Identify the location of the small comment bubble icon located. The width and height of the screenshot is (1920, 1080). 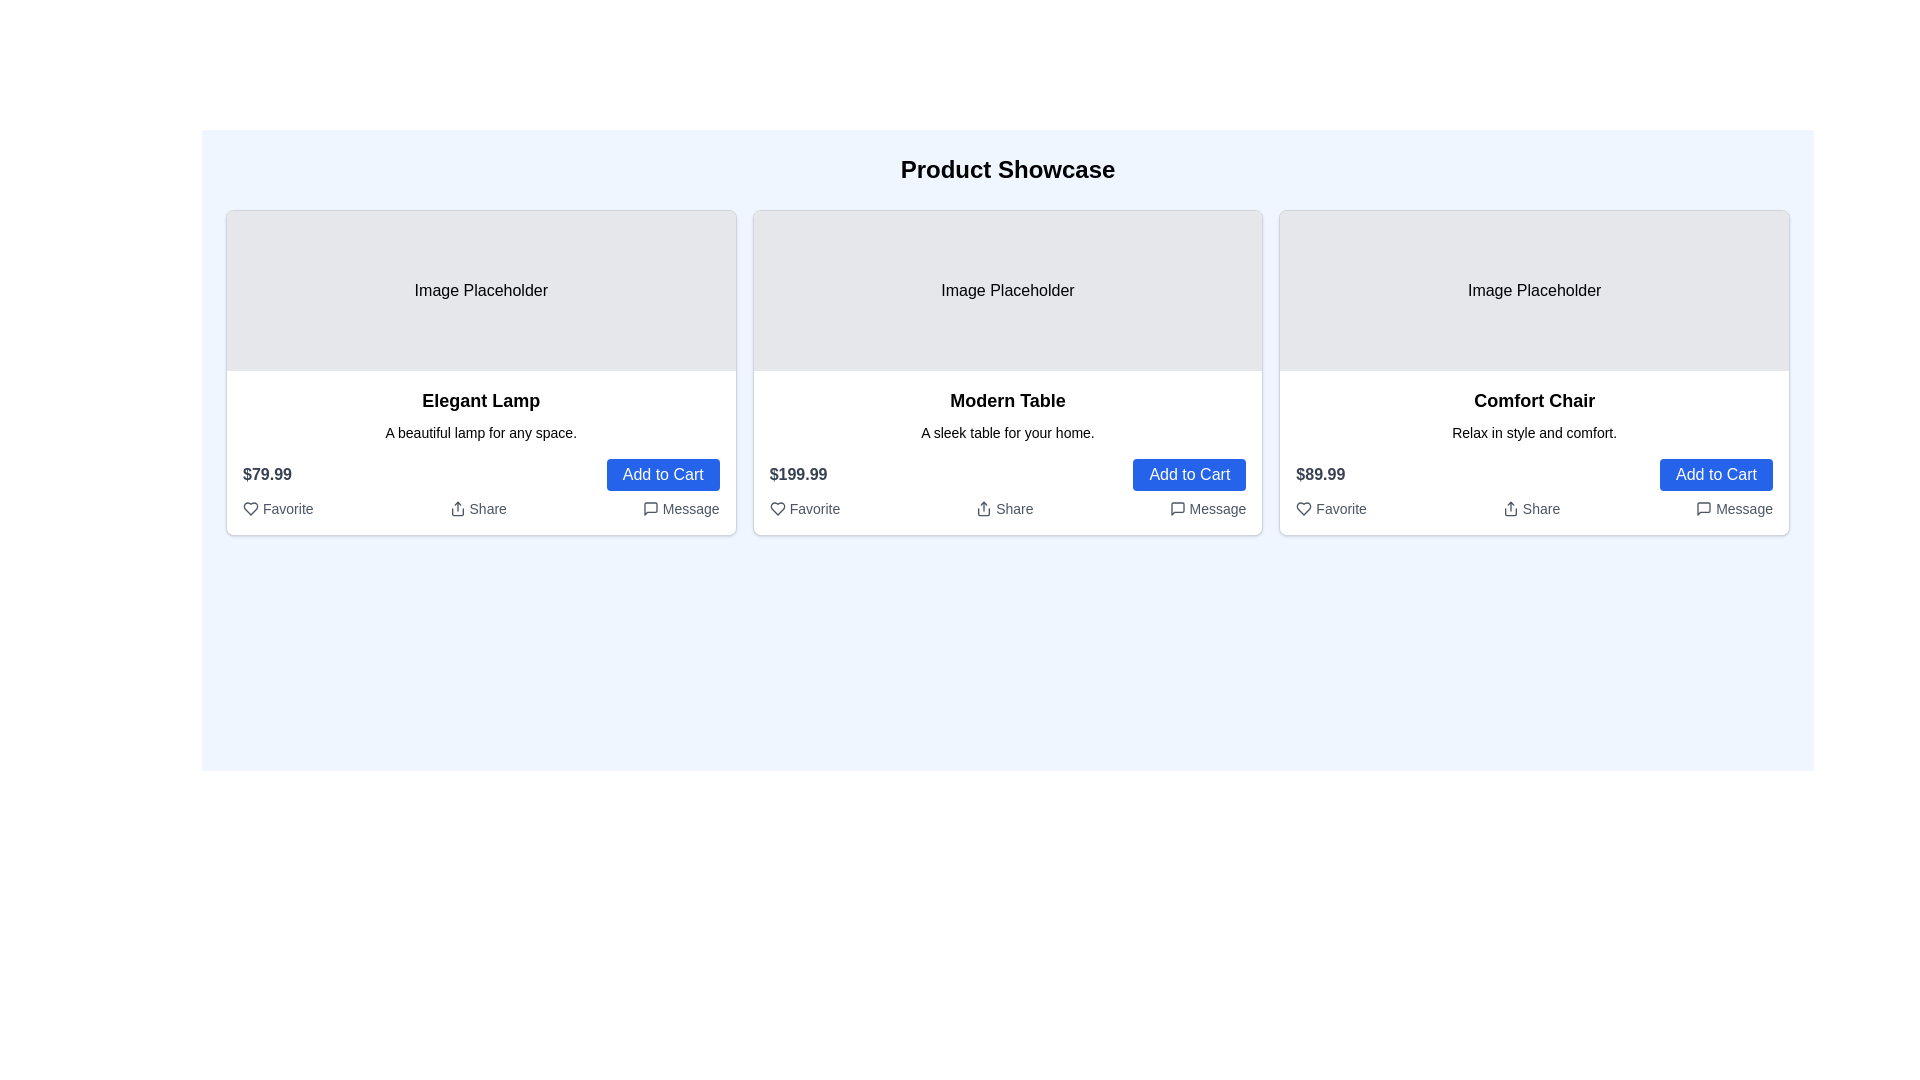
(650, 508).